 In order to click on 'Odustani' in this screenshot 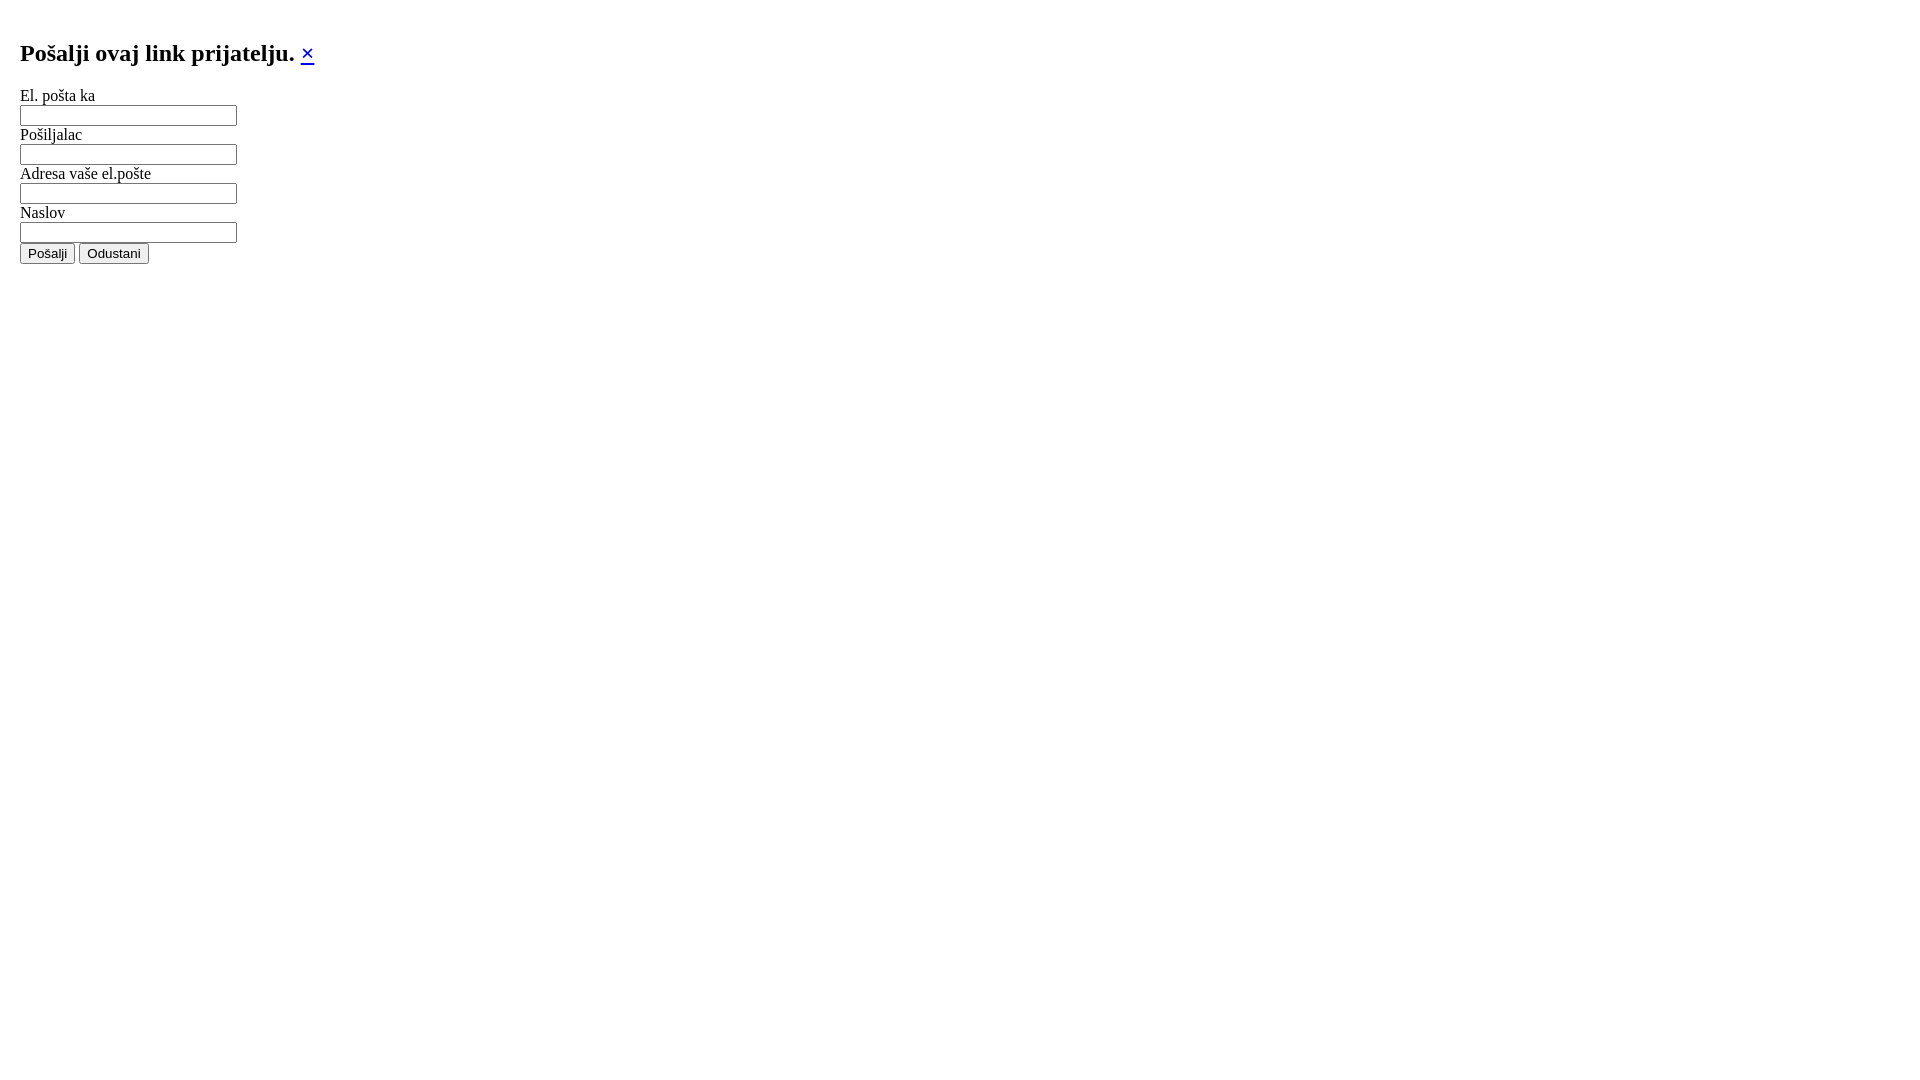, I will do `click(112, 252)`.